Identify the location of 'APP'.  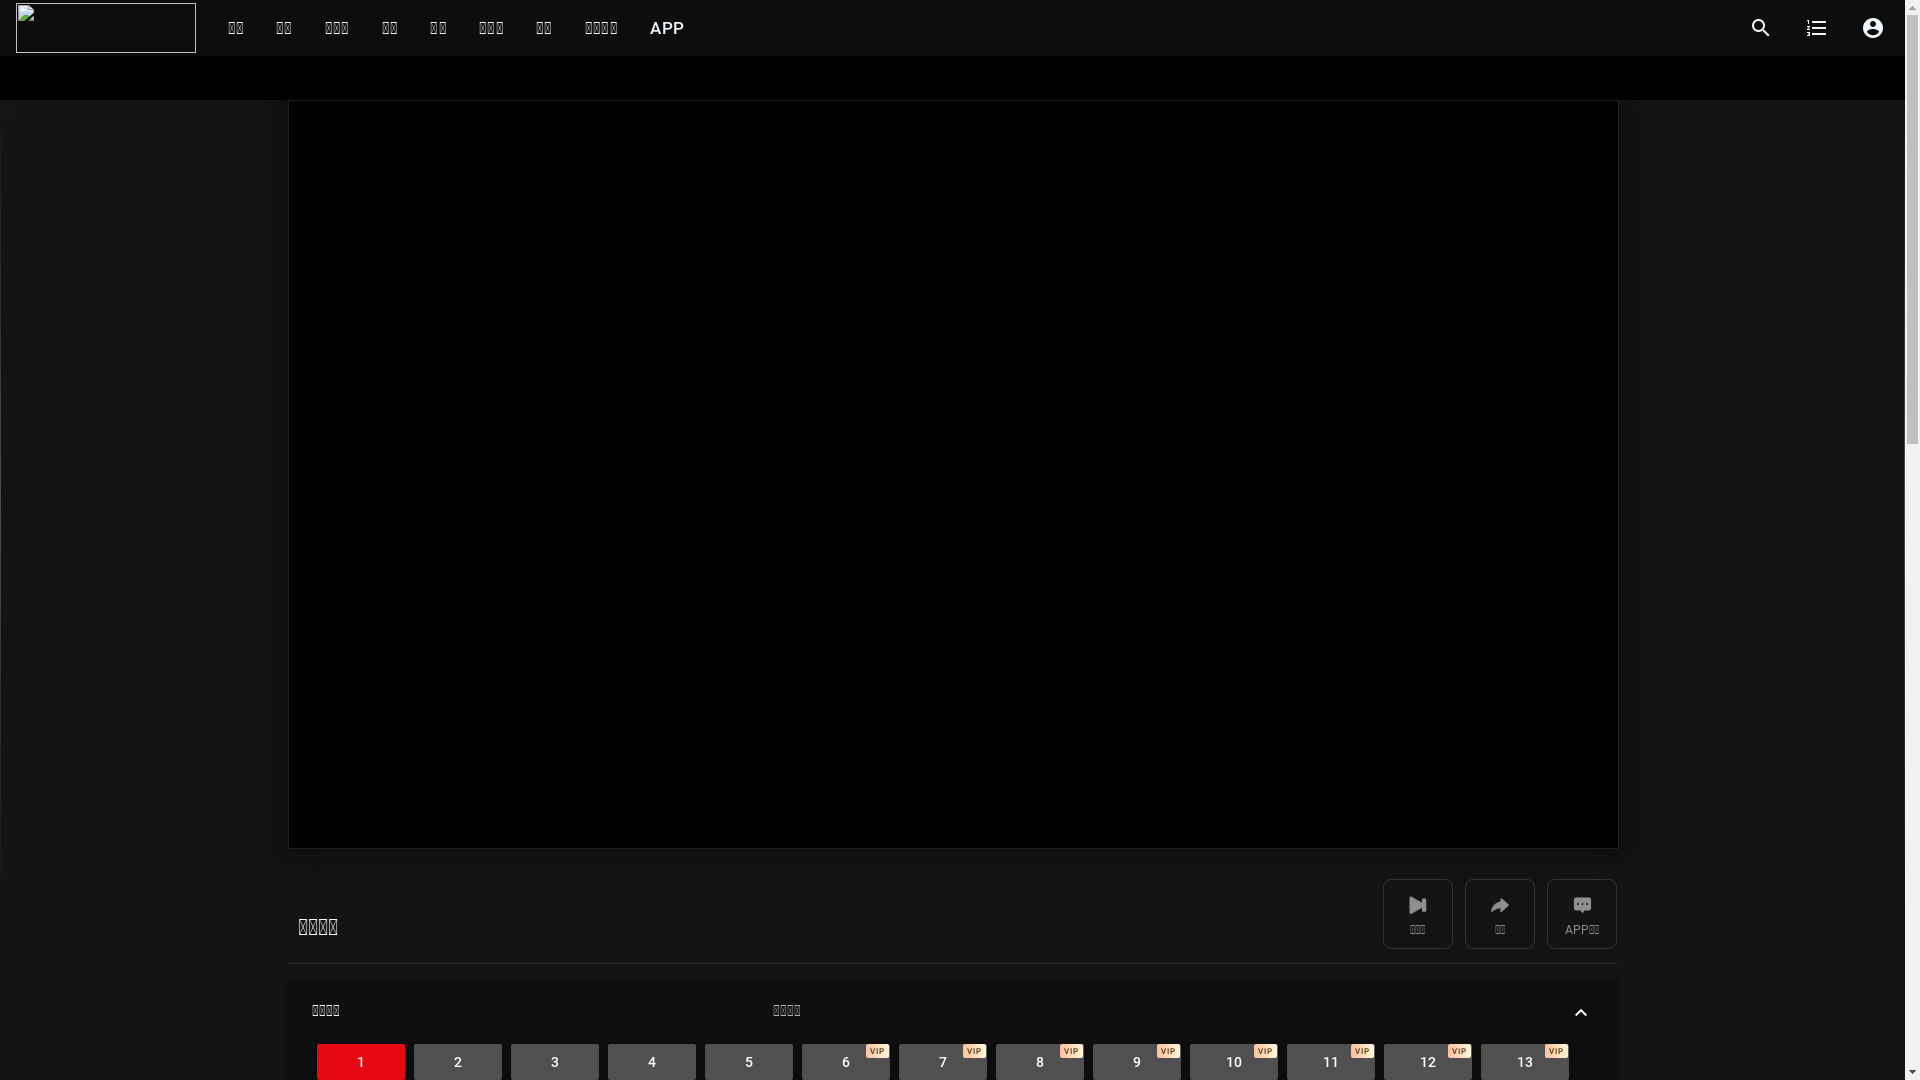
(667, 27).